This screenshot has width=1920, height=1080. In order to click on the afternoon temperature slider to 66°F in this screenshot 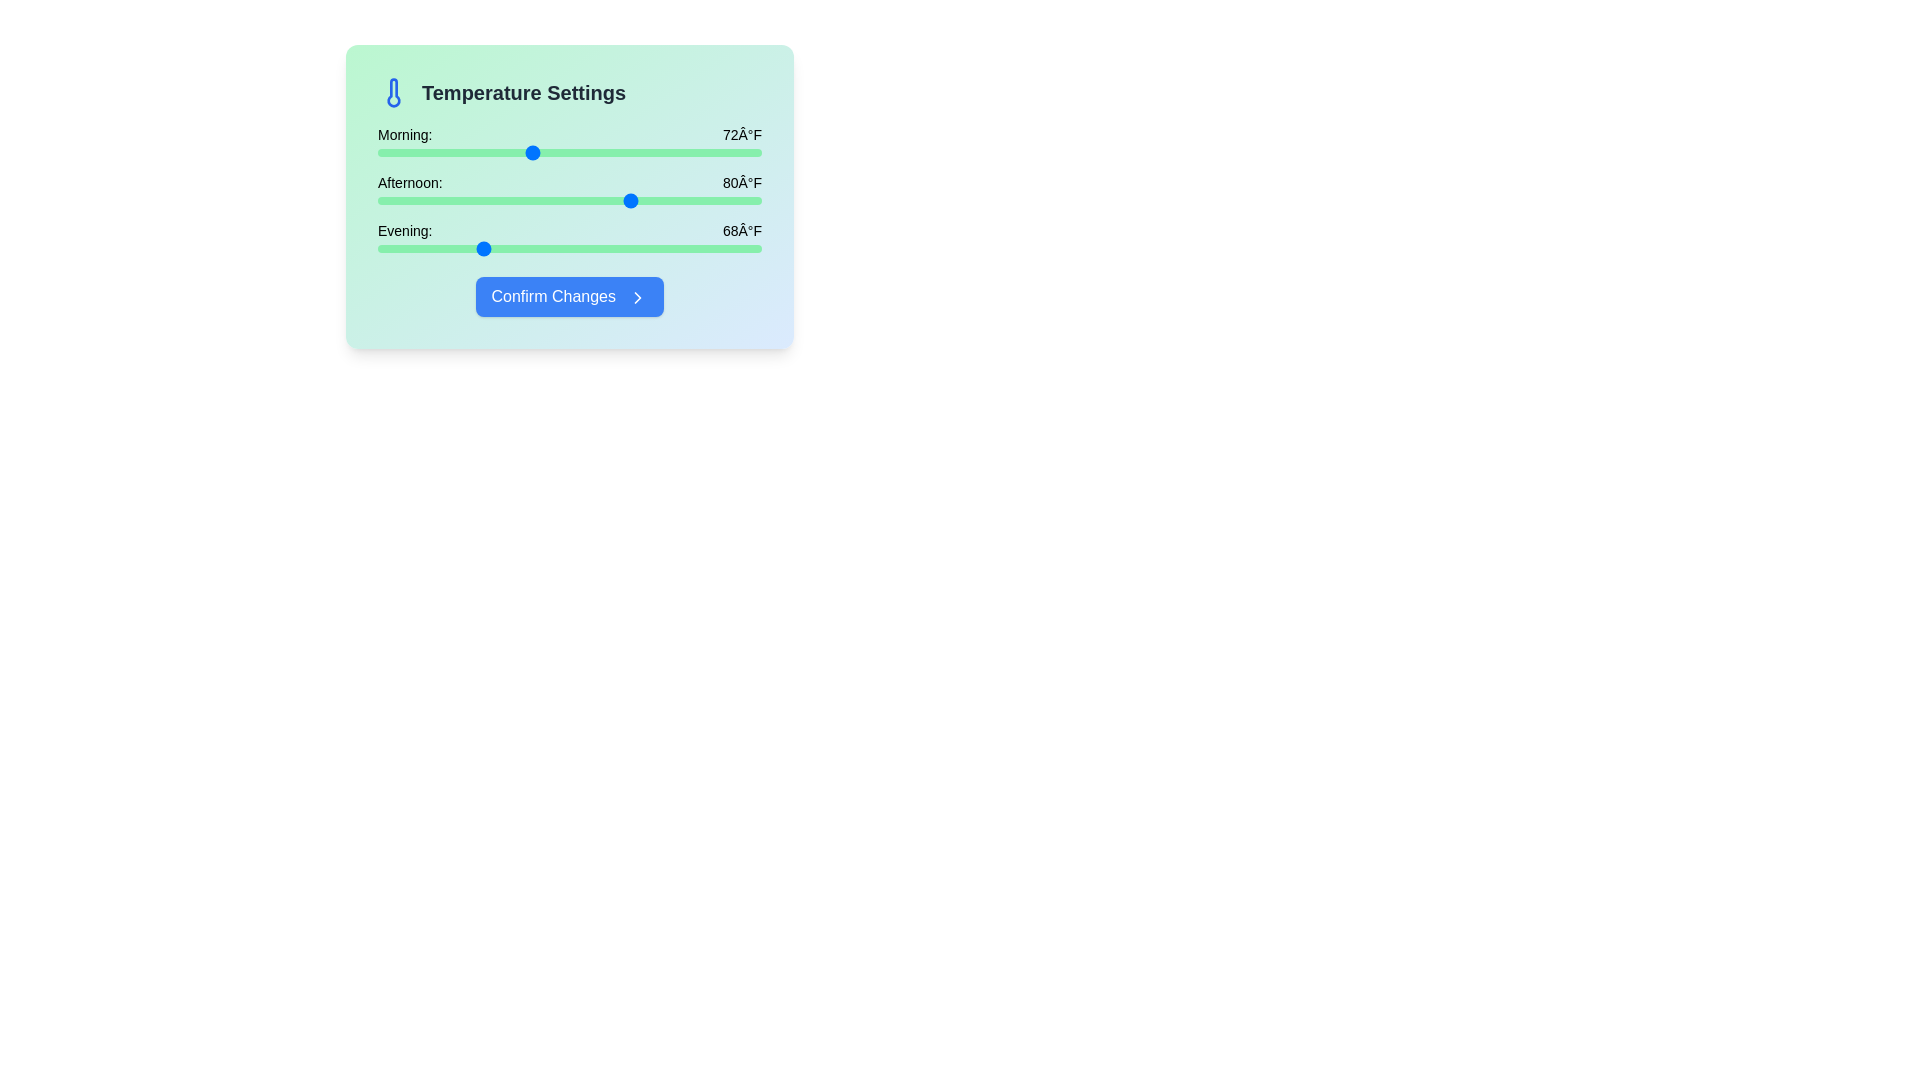, I will do `click(453, 200)`.